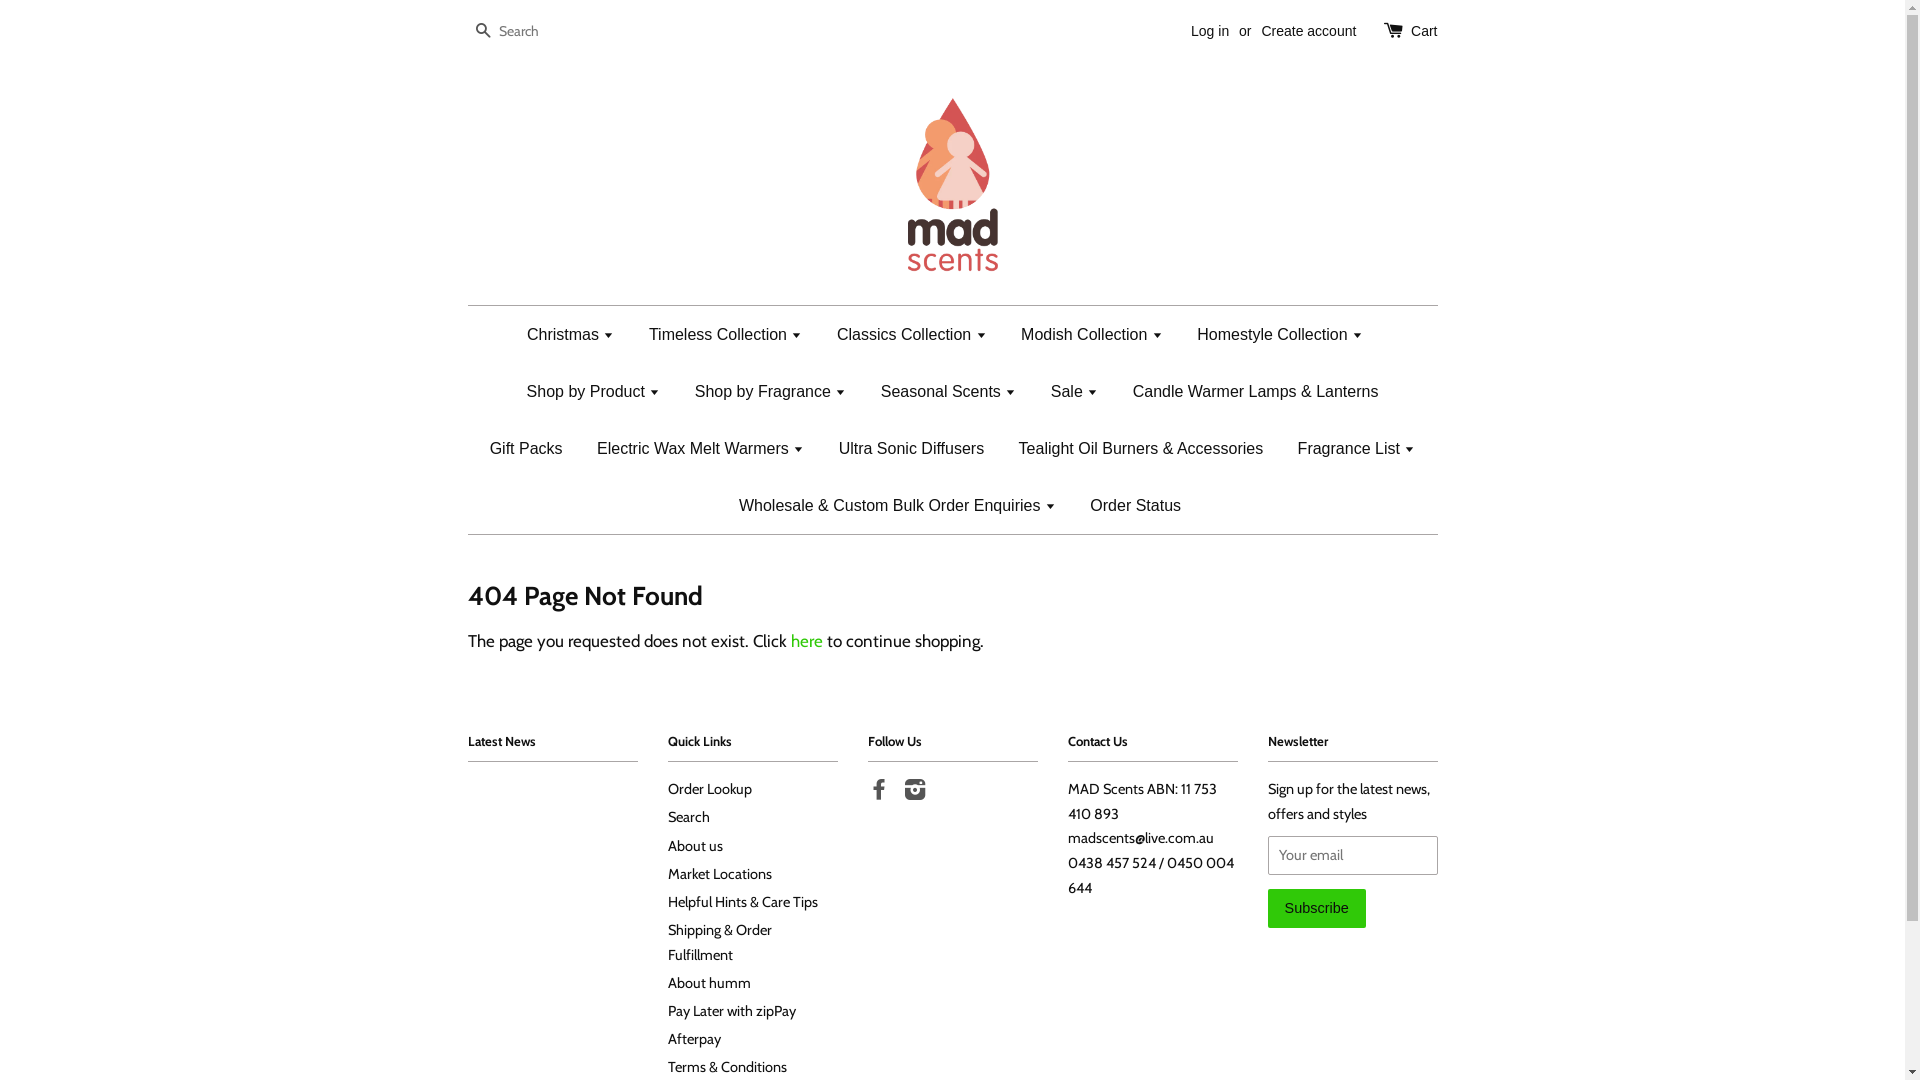 This screenshot has width=1920, height=1080. Describe the element at coordinates (1308, 30) in the screenshot. I see `'Create account'` at that location.